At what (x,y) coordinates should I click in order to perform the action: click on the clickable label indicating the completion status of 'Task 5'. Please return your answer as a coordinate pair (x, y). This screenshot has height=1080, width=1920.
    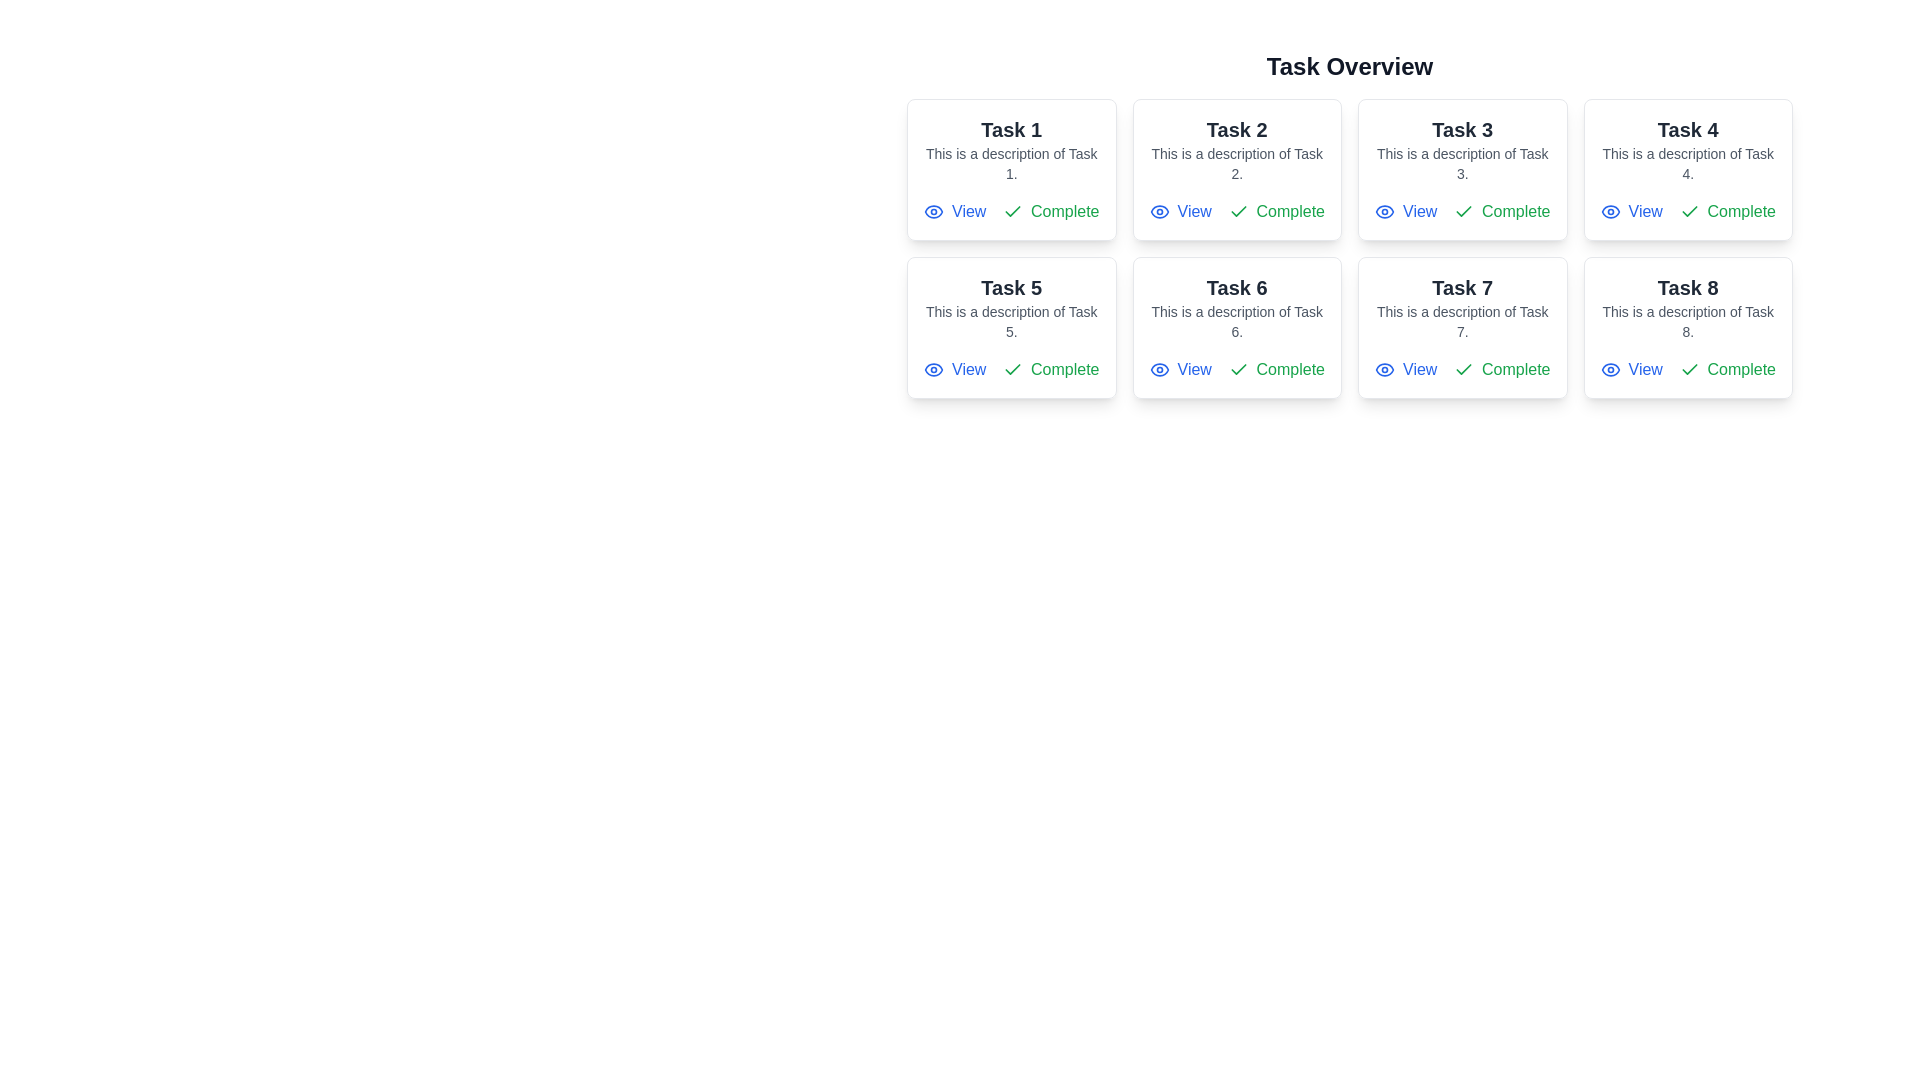
    Looking at the image, I should click on (1050, 370).